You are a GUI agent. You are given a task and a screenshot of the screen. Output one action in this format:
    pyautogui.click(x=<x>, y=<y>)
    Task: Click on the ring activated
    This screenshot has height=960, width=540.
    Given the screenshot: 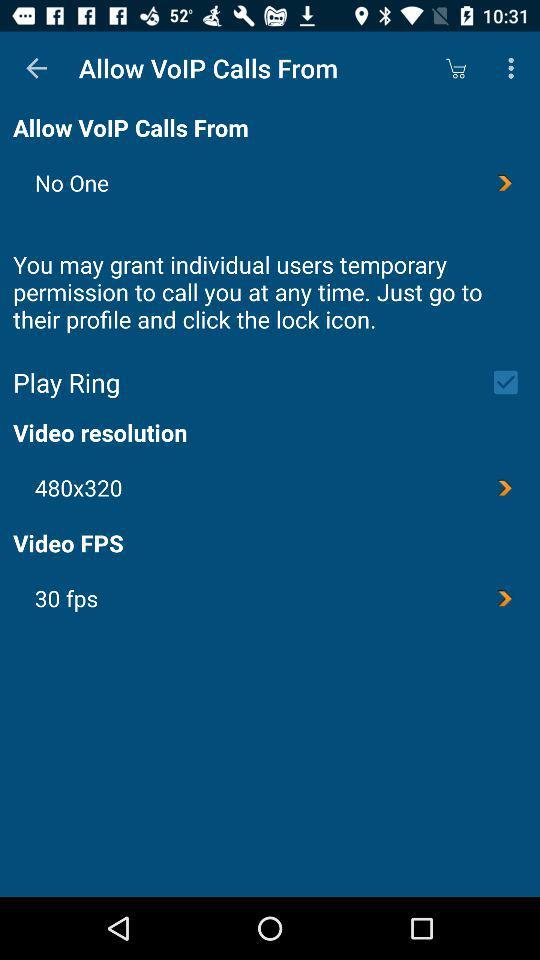 What is the action you would take?
    pyautogui.click(x=512, y=381)
    